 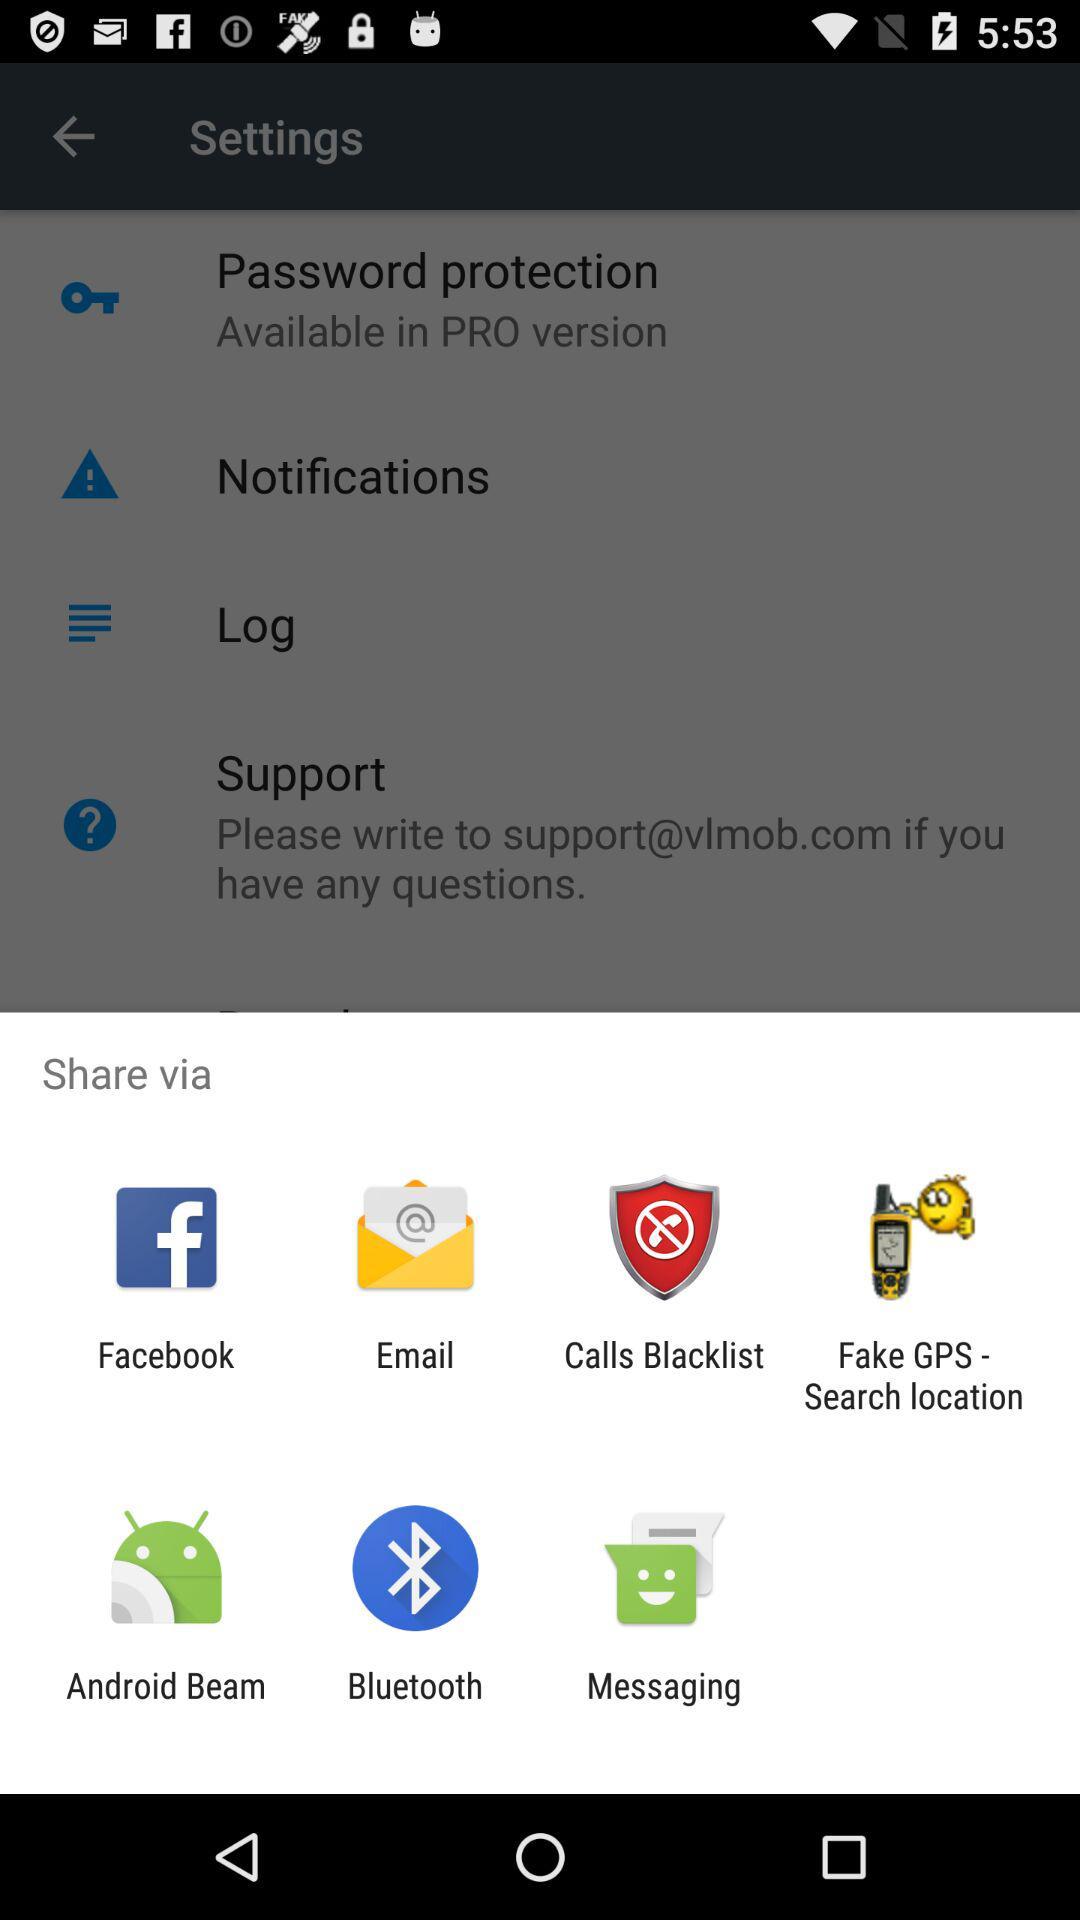 What do you see at coordinates (913, 1374) in the screenshot?
I see `app to the right of the calls blacklist app` at bounding box center [913, 1374].